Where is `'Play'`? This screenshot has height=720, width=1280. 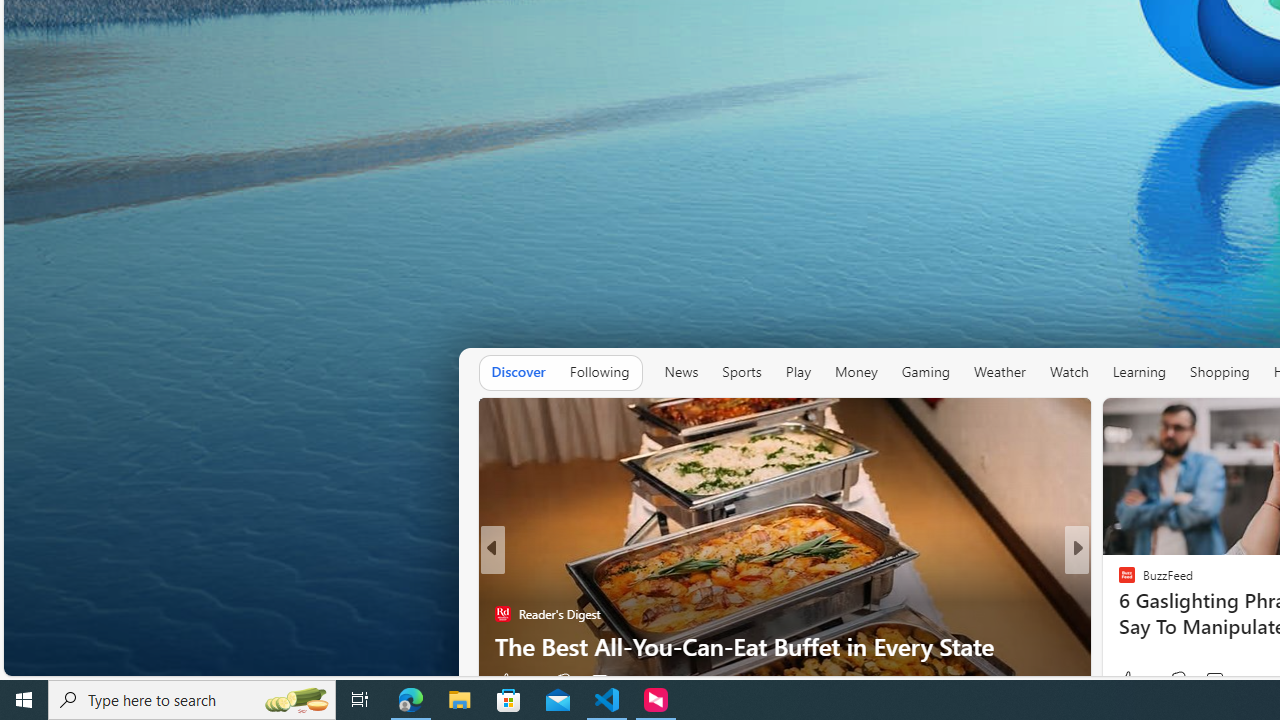
'Play' is located at coordinates (797, 371).